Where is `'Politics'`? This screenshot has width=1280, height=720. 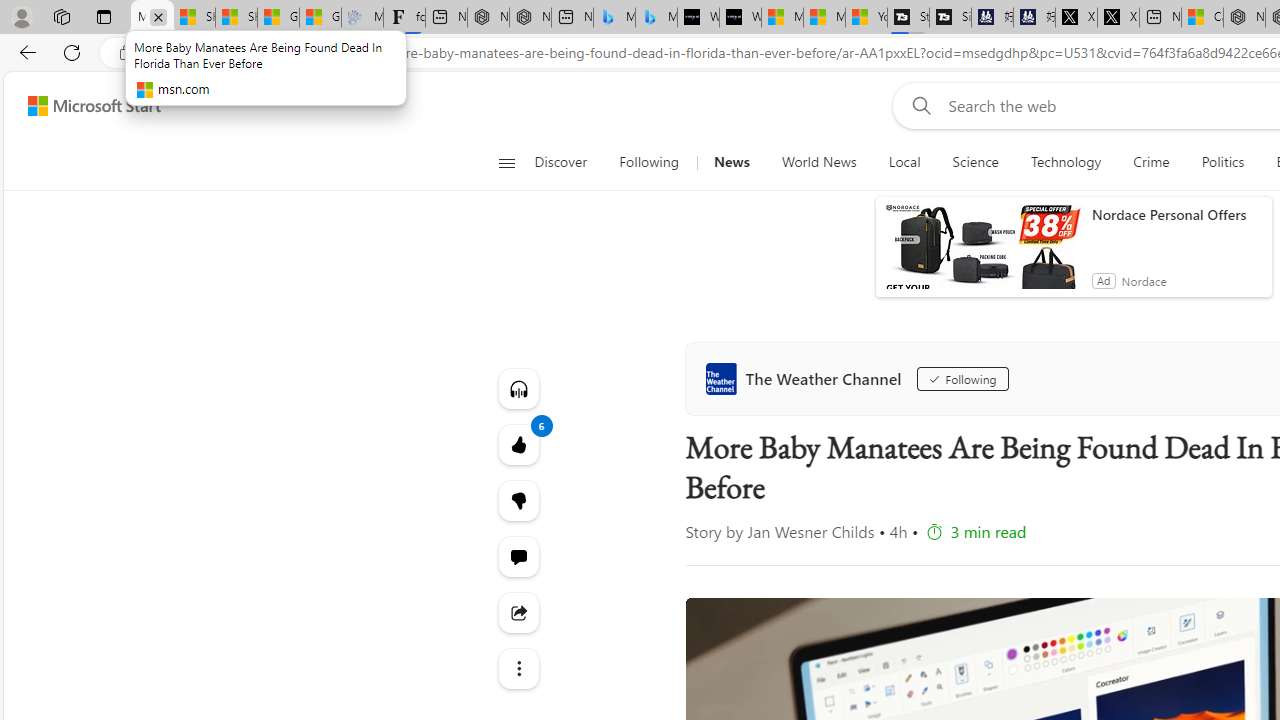
'Politics' is located at coordinates (1222, 162).